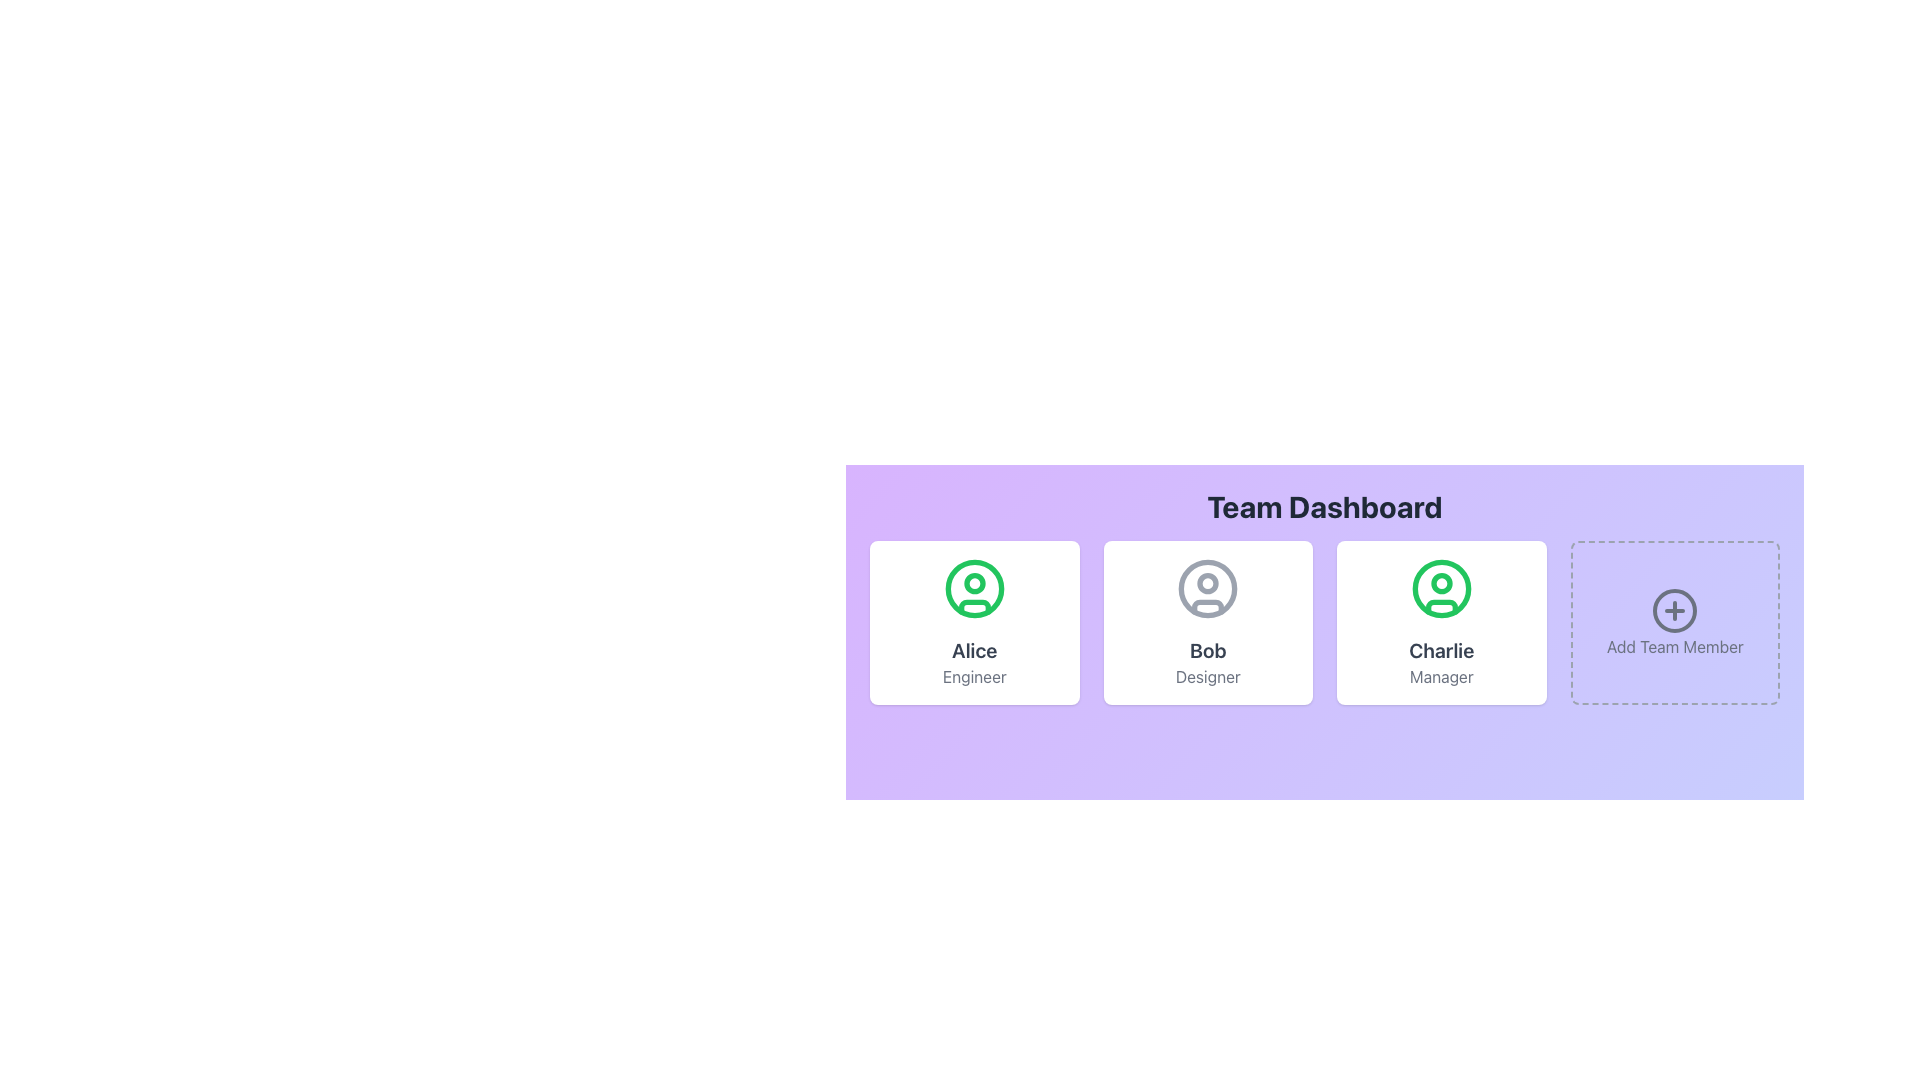 This screenshot has height=1080, width=1920. Describe the element at coordinates (1207, 583) in the screenshot. I see `the circular element representing the user avatar in the user profile icon located at the top portion of the card labeled 'Bob Designer', which is the second card from the left` at that location.